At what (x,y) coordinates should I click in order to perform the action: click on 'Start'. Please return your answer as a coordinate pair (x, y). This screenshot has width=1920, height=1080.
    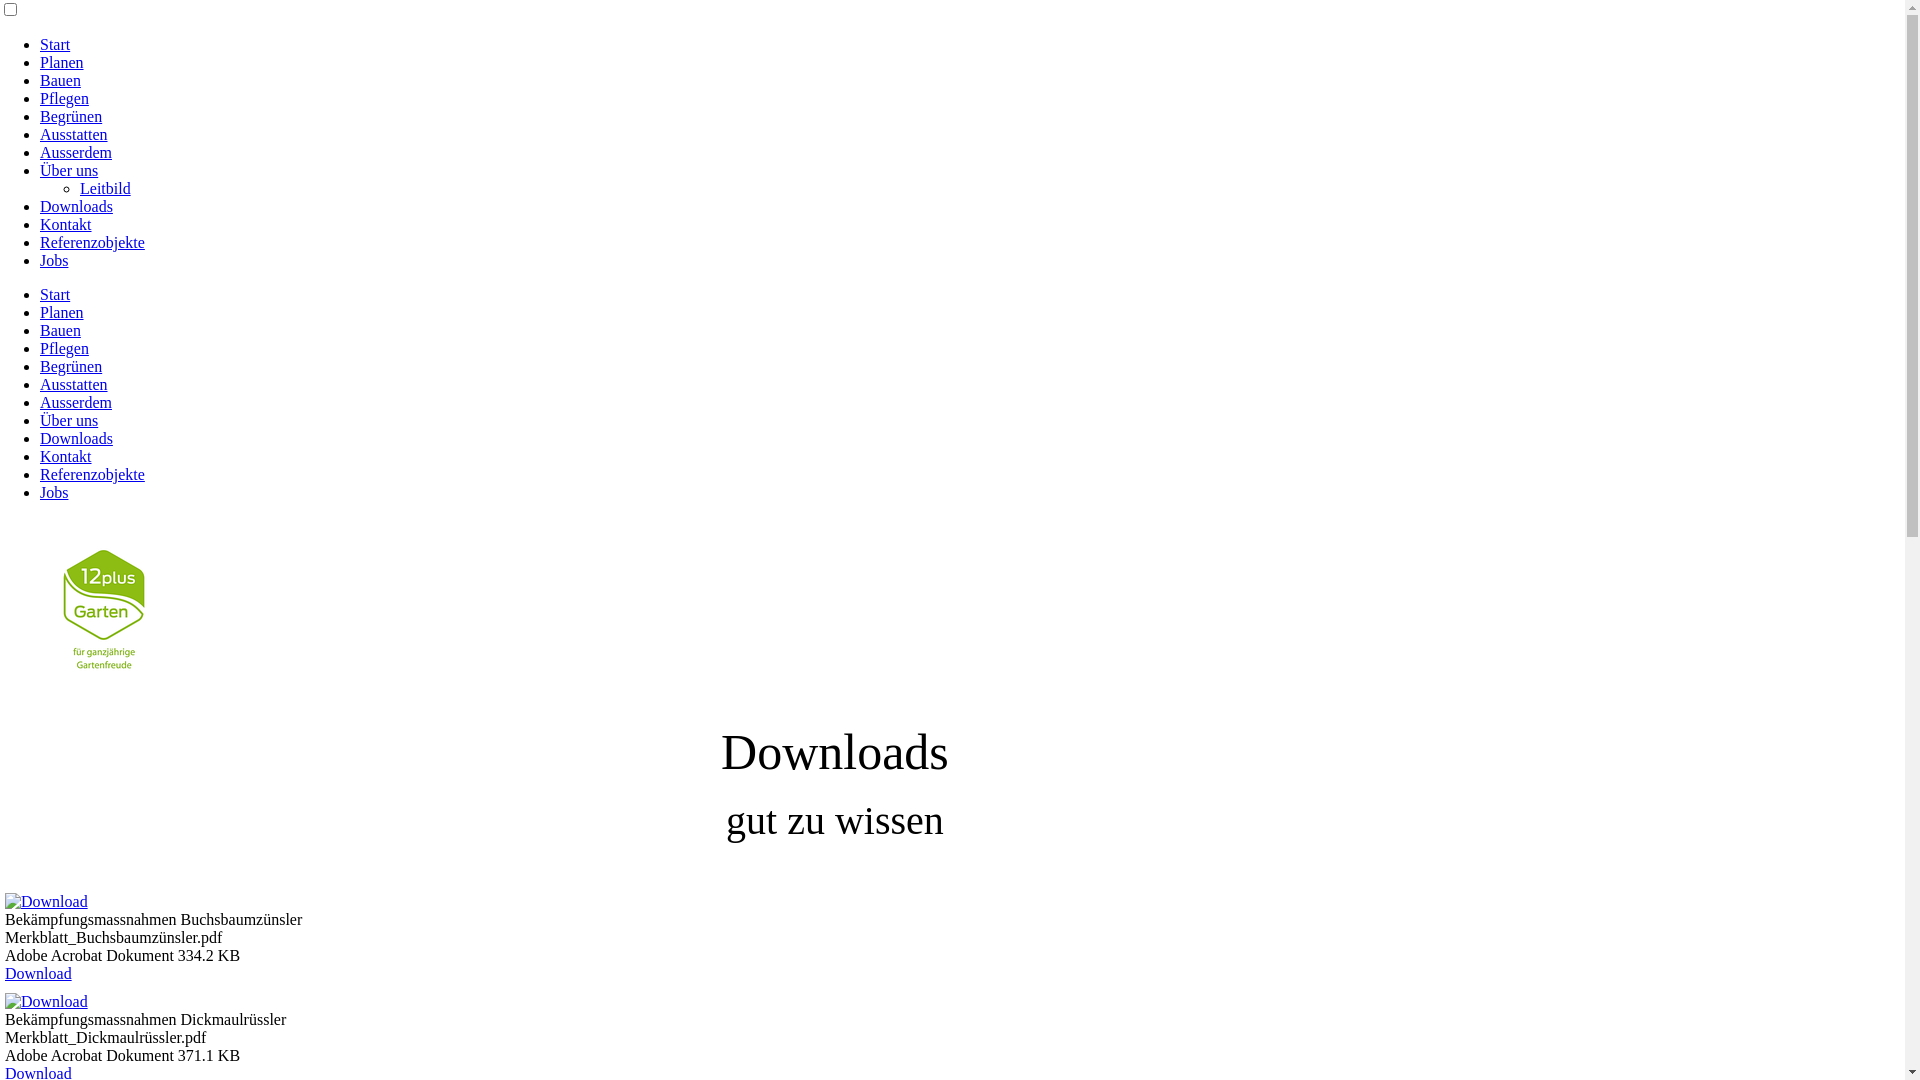
    Looking at the image, I should click on (54, 44).